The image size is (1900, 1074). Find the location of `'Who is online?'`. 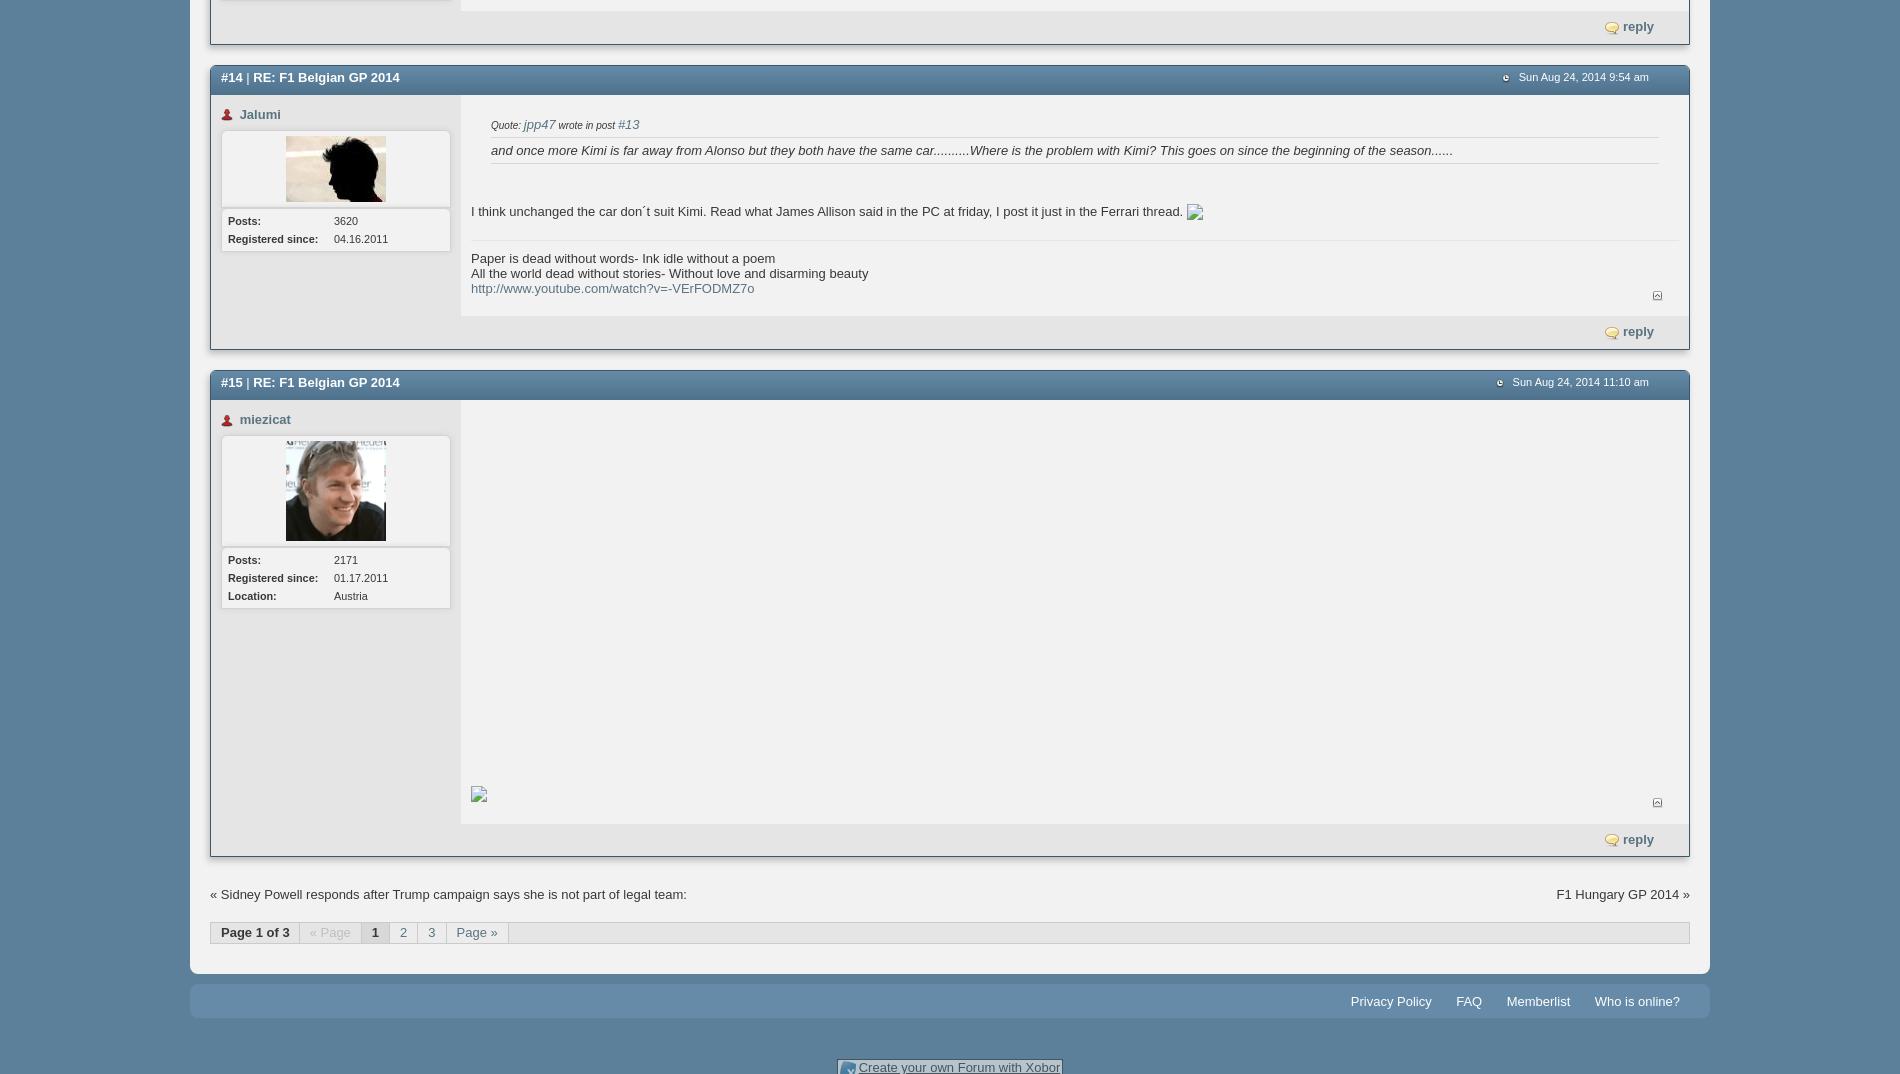

'Who is online?' is located at coordinates (1593, 1000).